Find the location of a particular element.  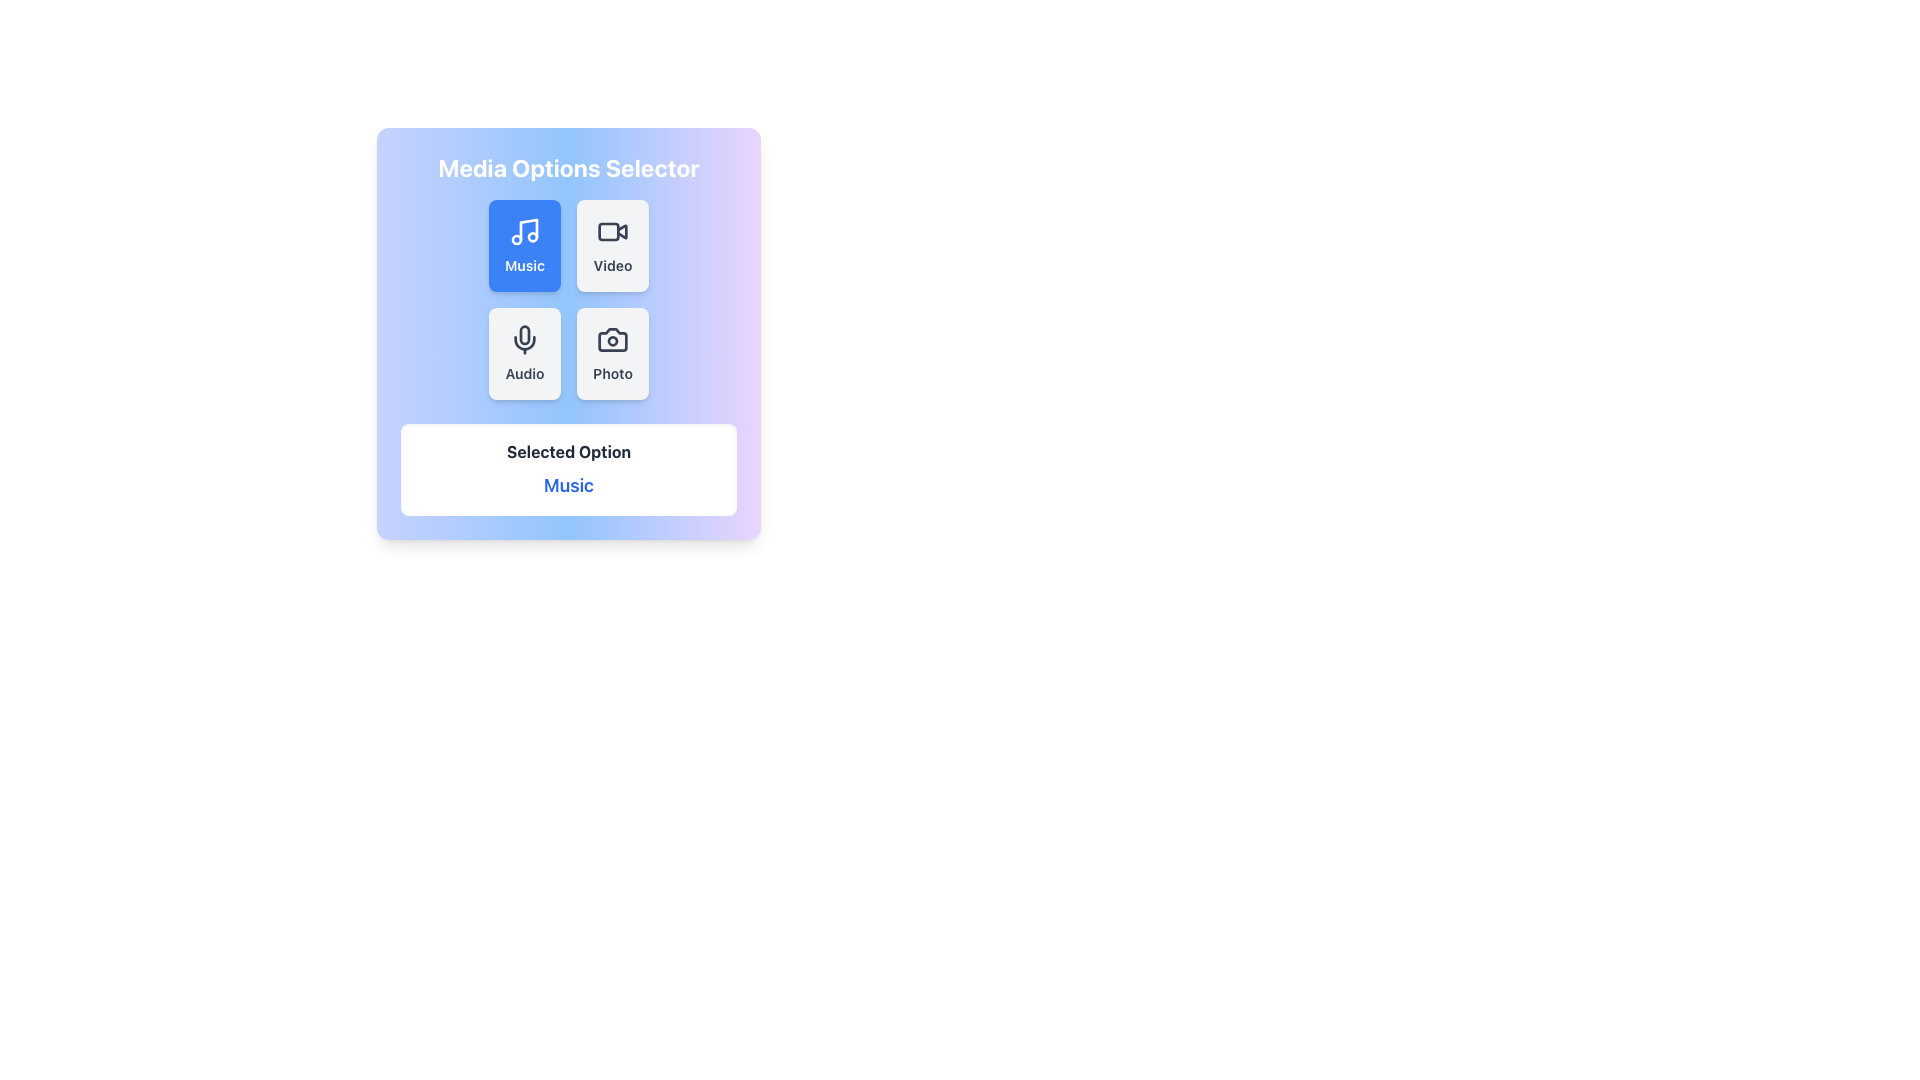

the camera icon labeled 'Photo' located in the bottom-right corner of the media type options grid is located at coordinates (612, 338).